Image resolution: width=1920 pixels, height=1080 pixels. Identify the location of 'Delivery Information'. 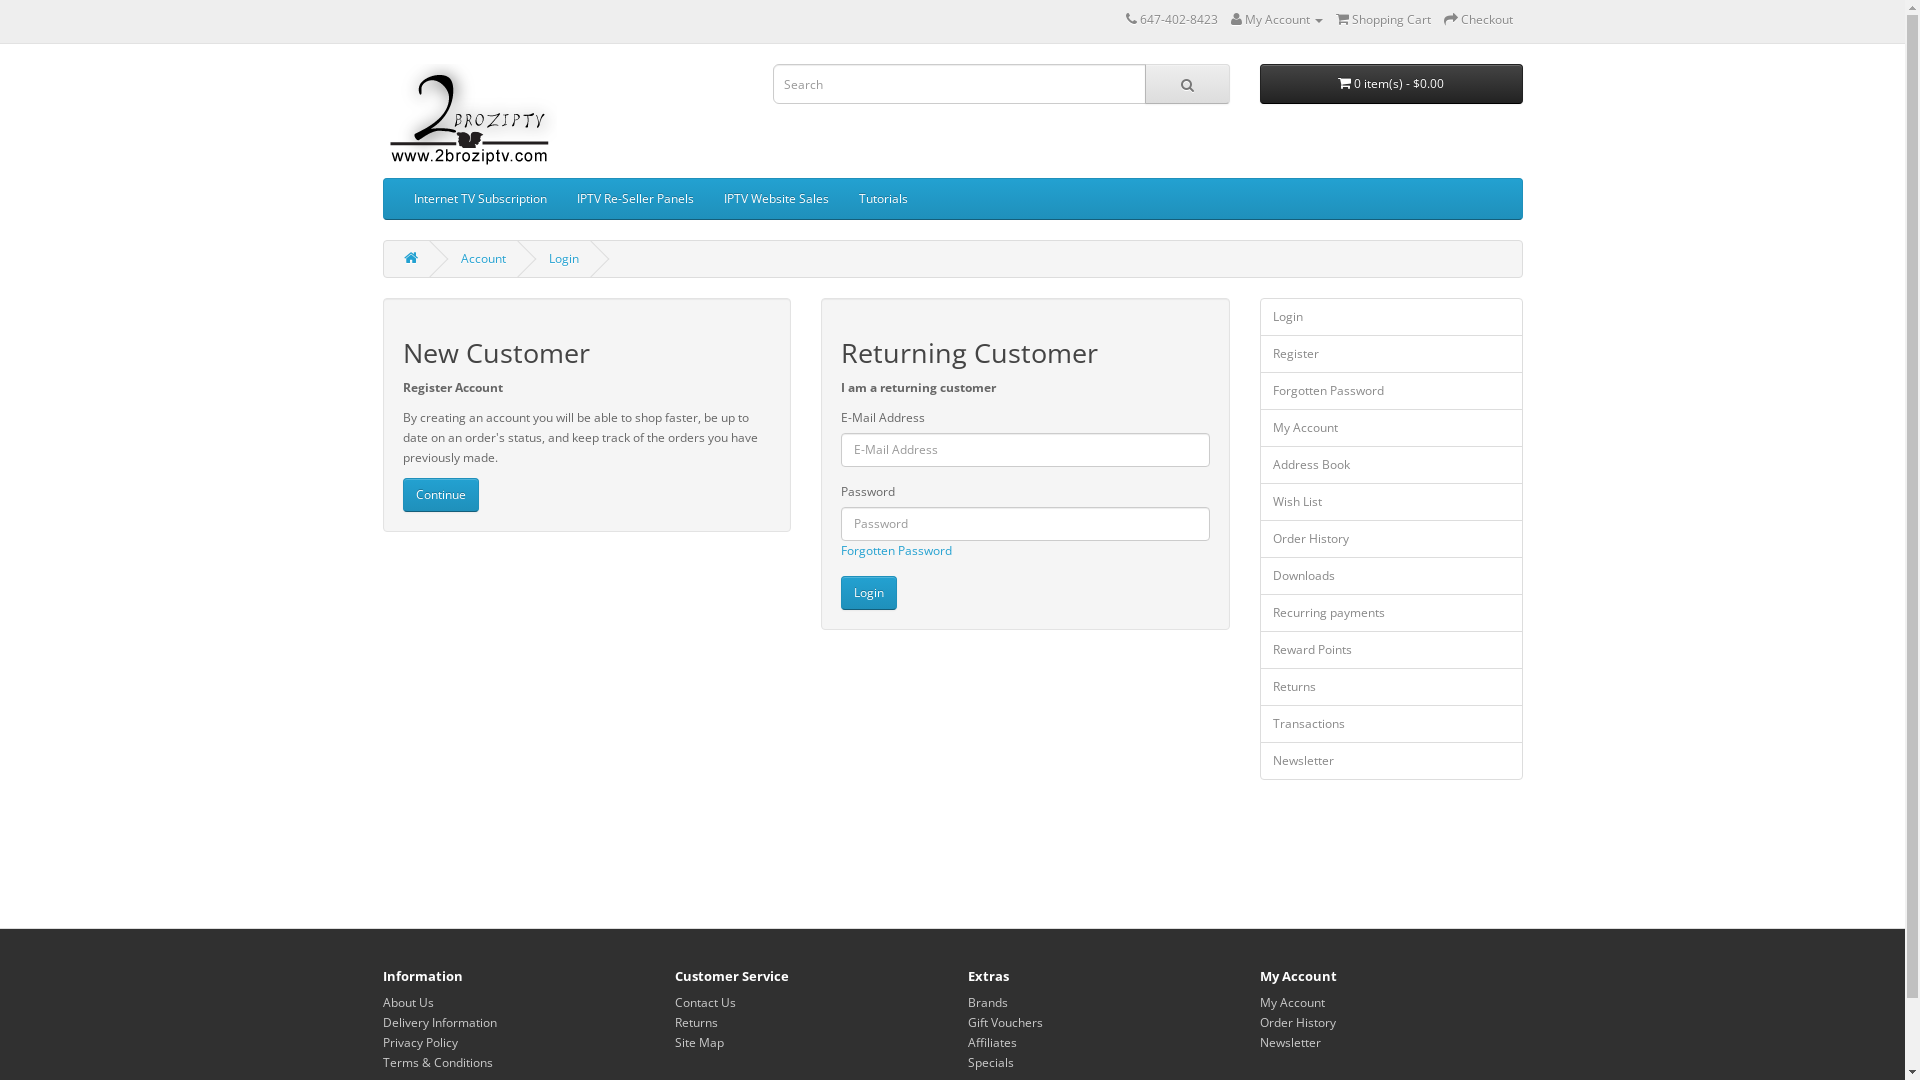
(437, 1022).